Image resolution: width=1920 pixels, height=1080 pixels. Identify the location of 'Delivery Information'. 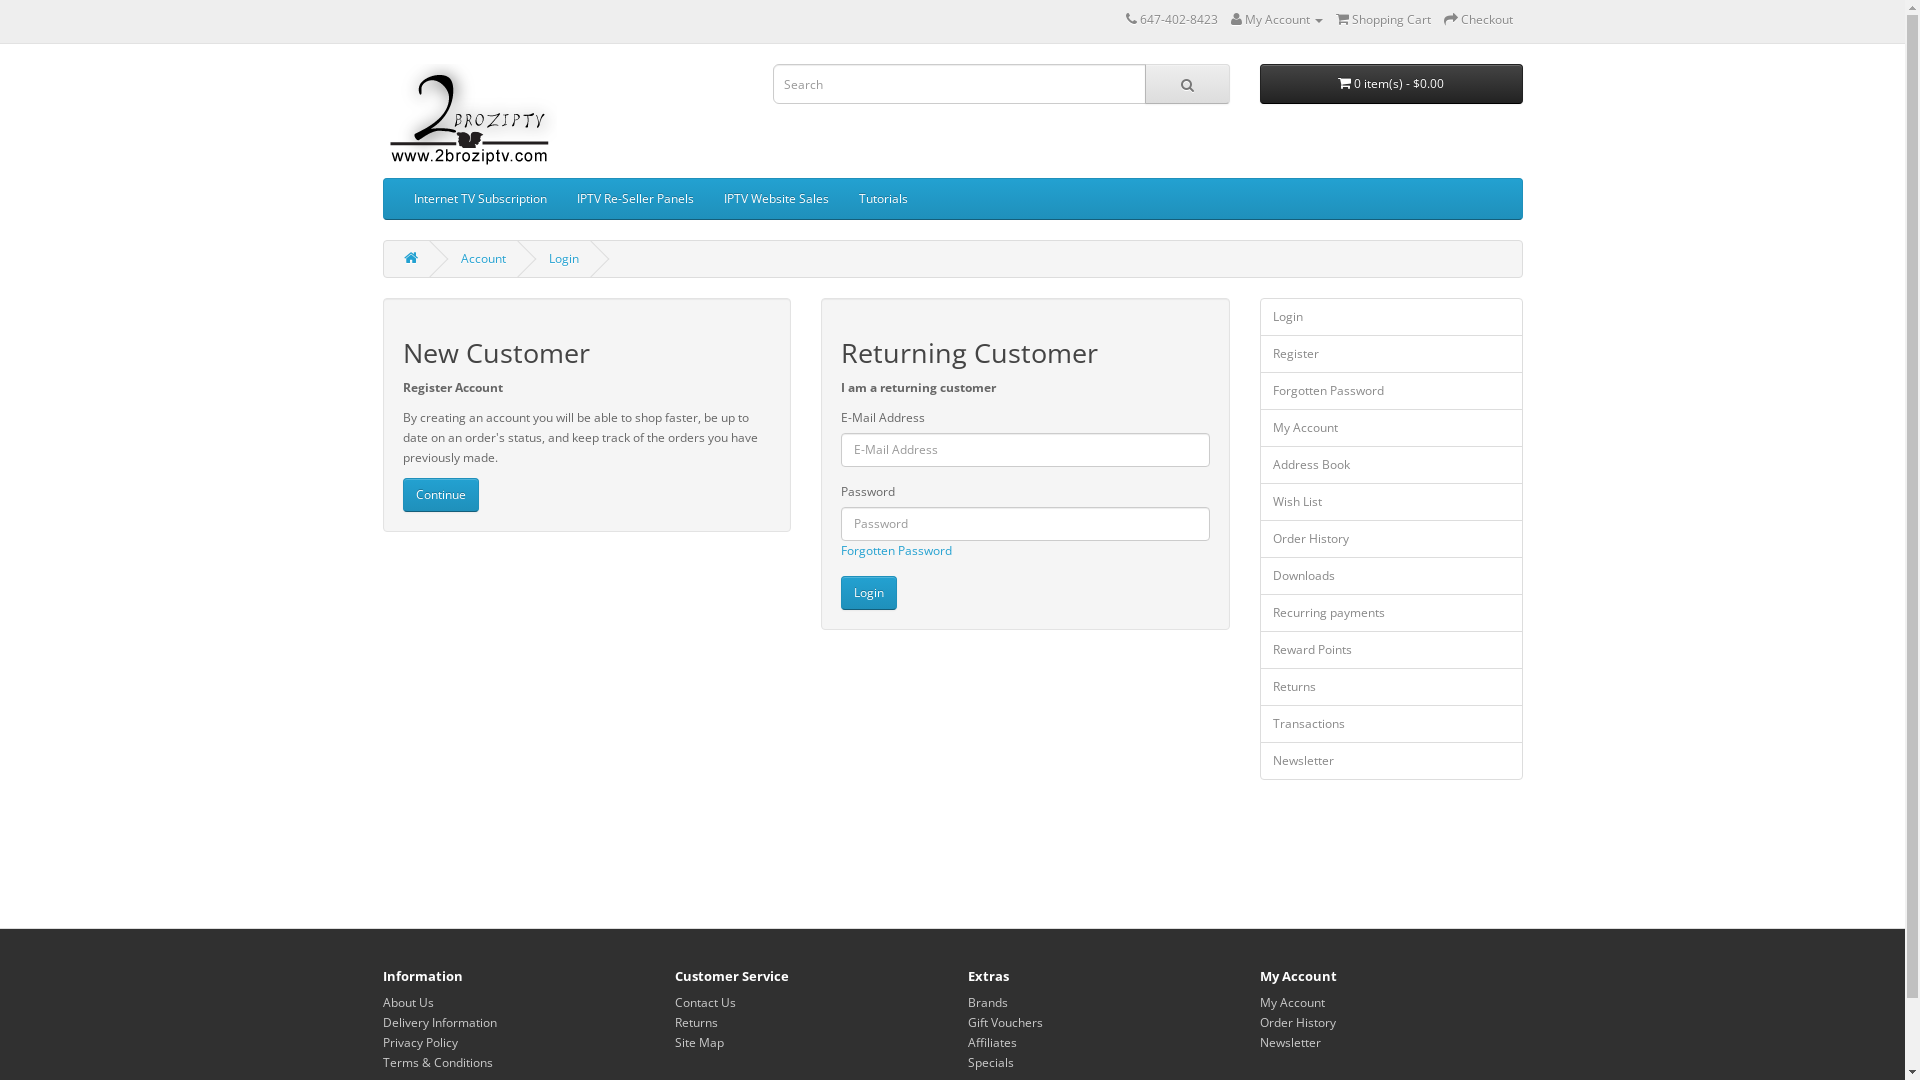
(437, 1022).